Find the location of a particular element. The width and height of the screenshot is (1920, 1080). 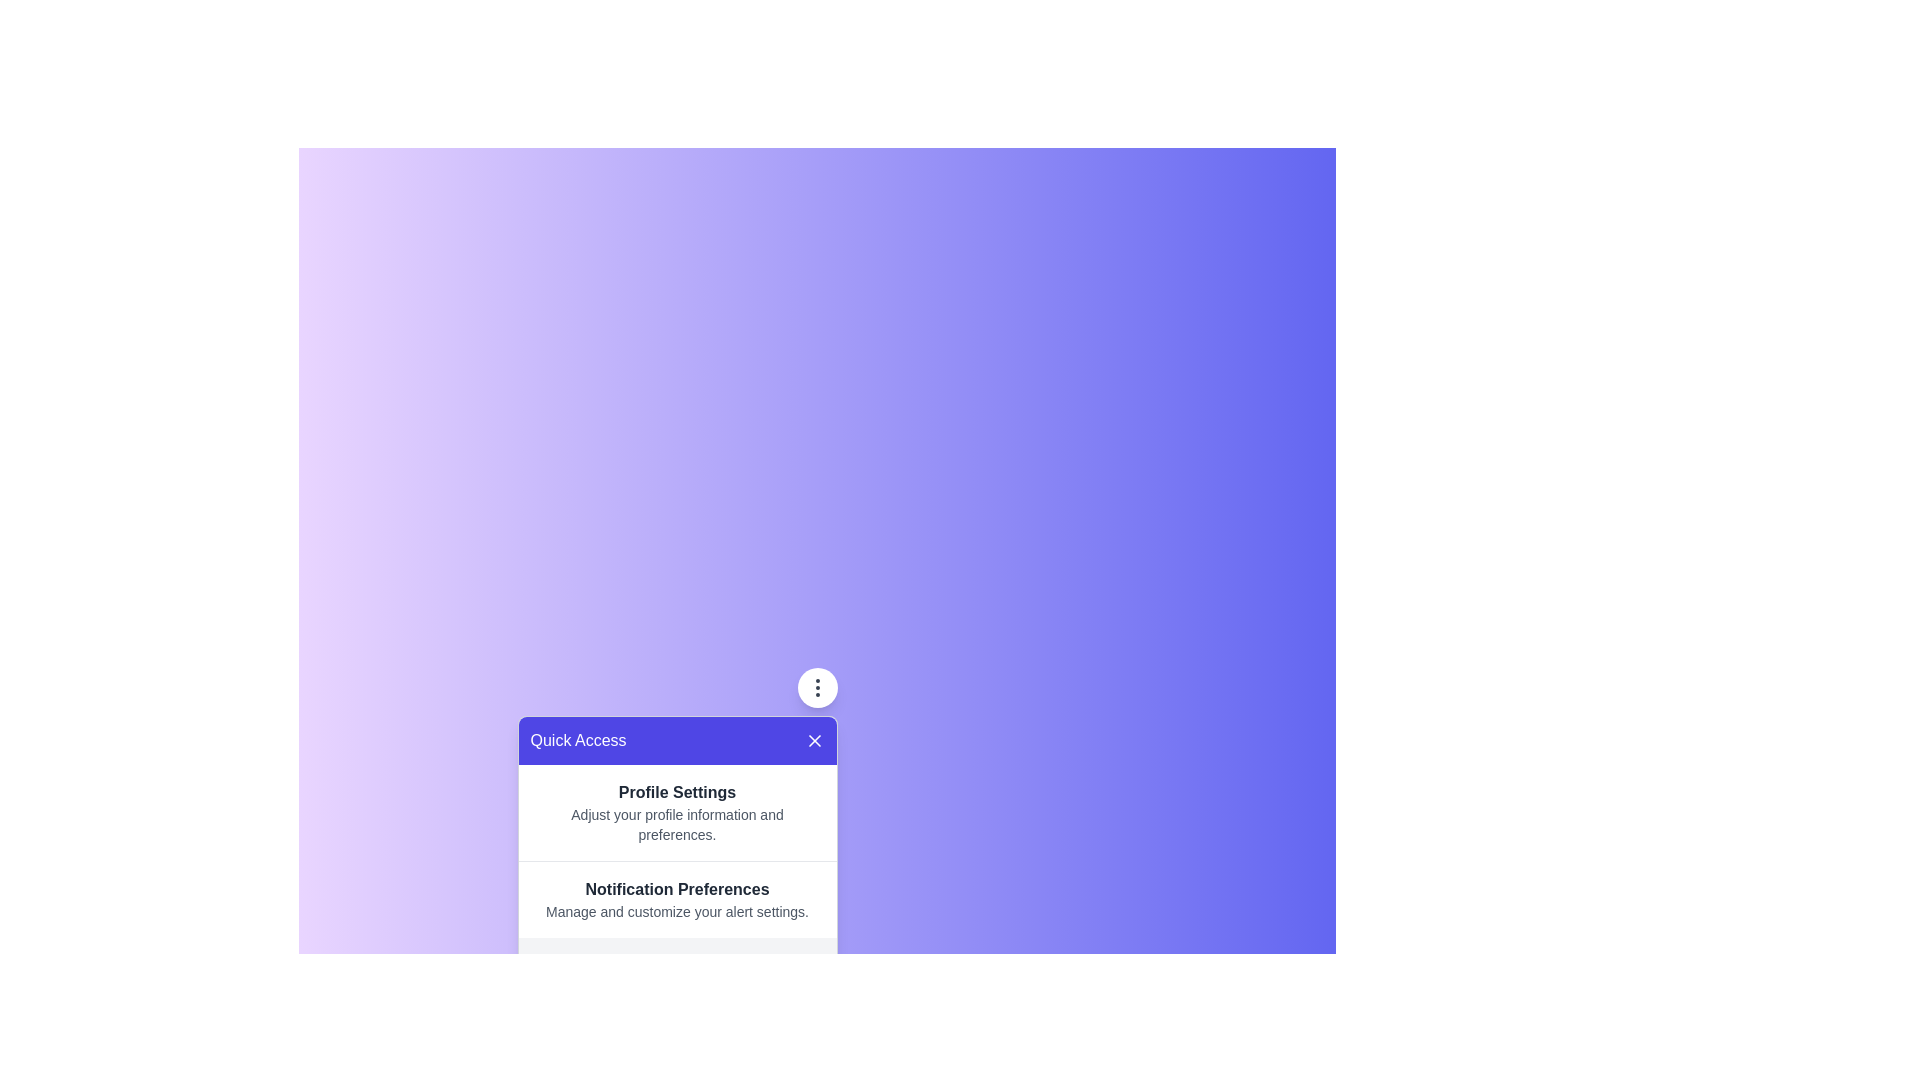

the close button, which is represented by a diagonal cross ('X') located in the top-right corner of the 'Quick Access' pop-up box with a purple background is located at coordinates (814, 740).